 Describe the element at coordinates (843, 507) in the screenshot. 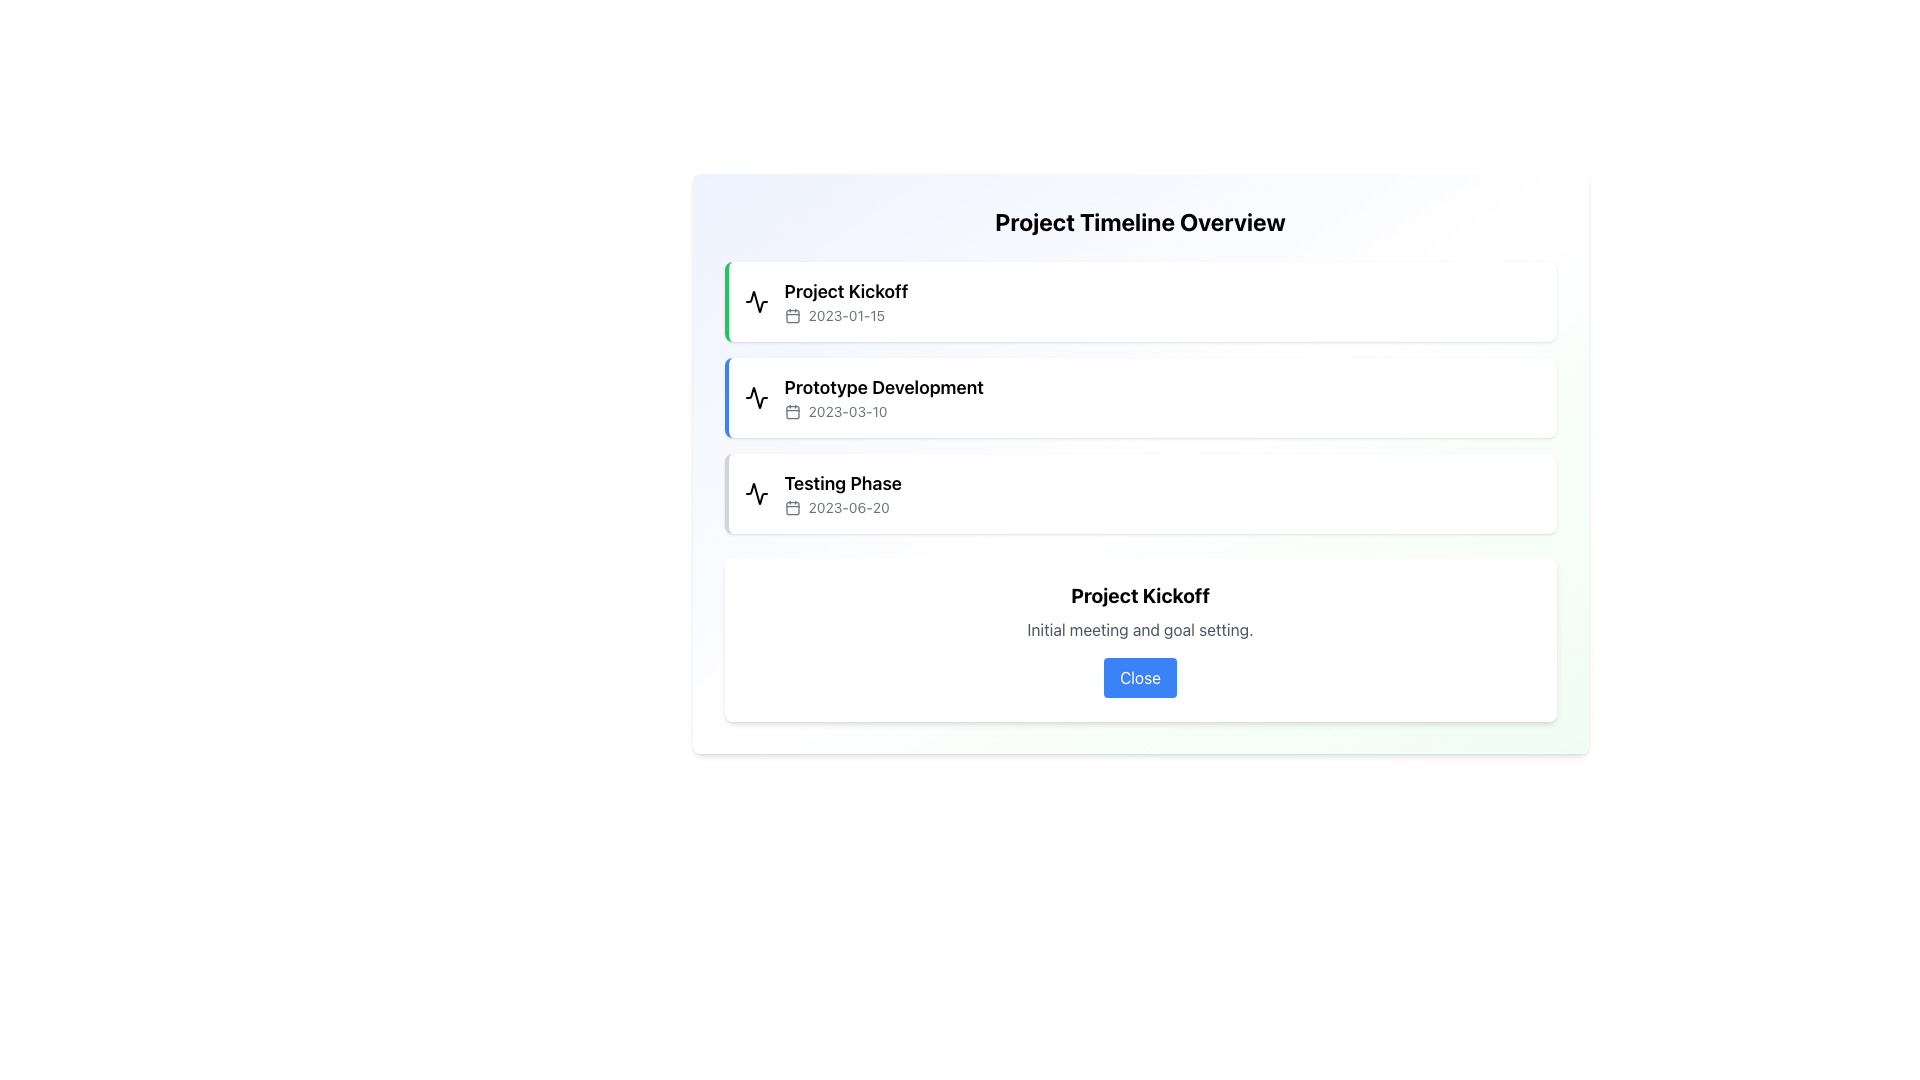

I see `displayed date information for the 'Testing Phase' entry in the timeline, located to the right of the 'Testing Phase' label, which is the third entry in the vertical sequence` at that location.